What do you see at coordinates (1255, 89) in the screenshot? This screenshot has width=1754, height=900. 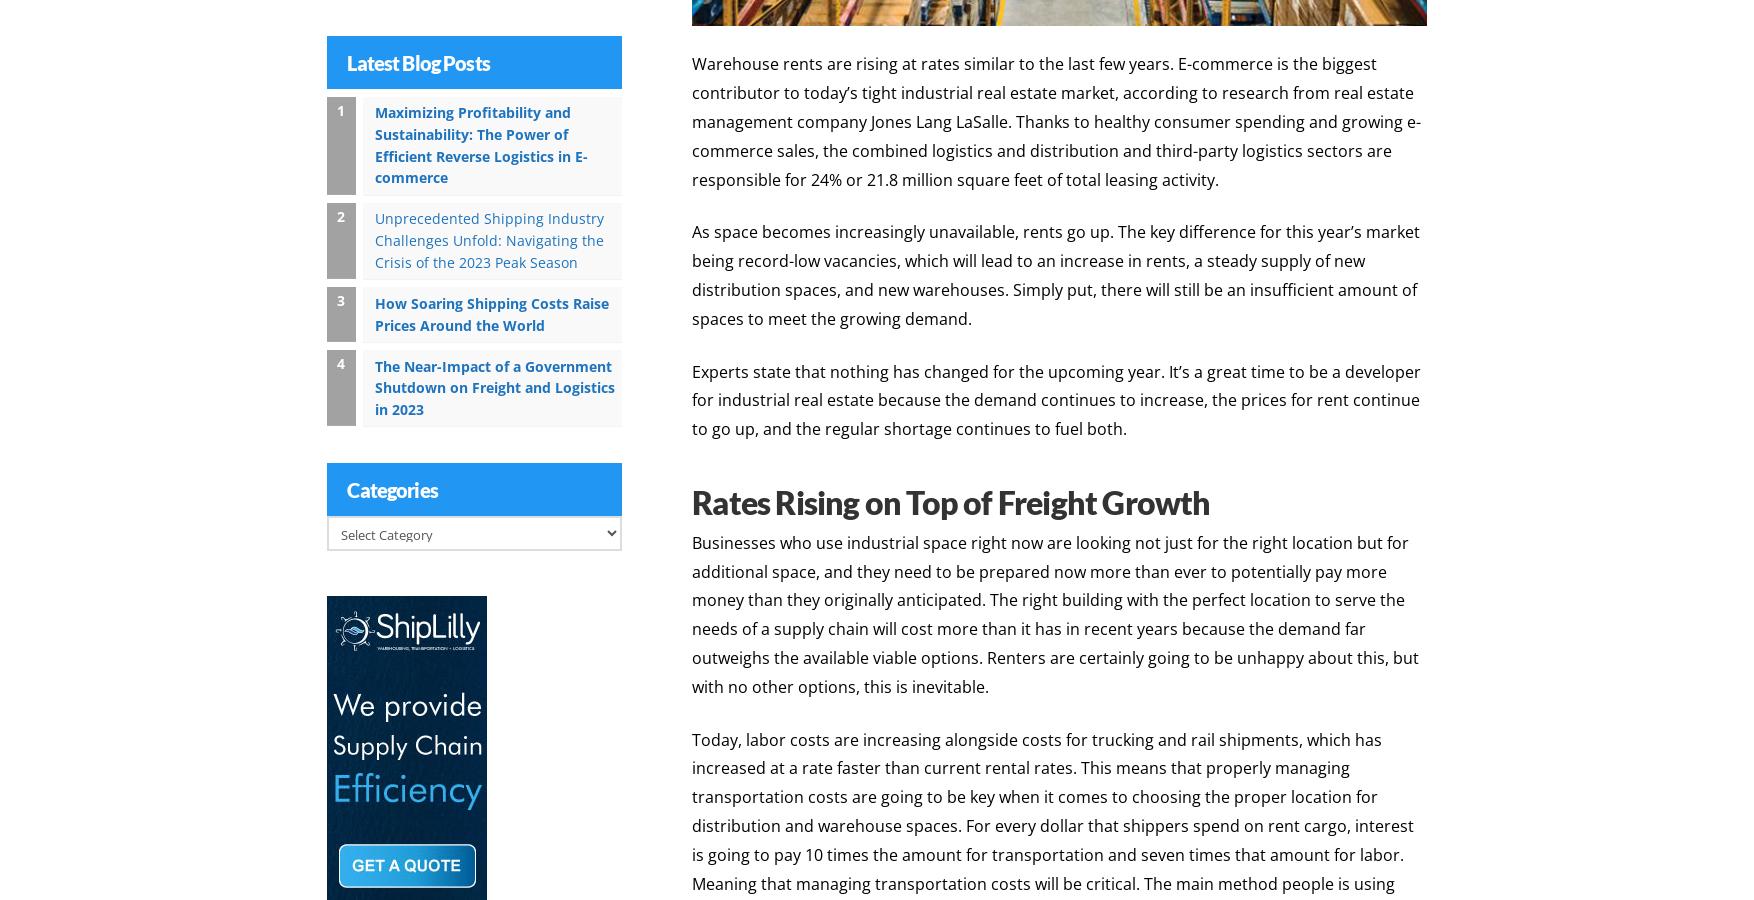 I see `'research'` at bounding box center [1255, 89].